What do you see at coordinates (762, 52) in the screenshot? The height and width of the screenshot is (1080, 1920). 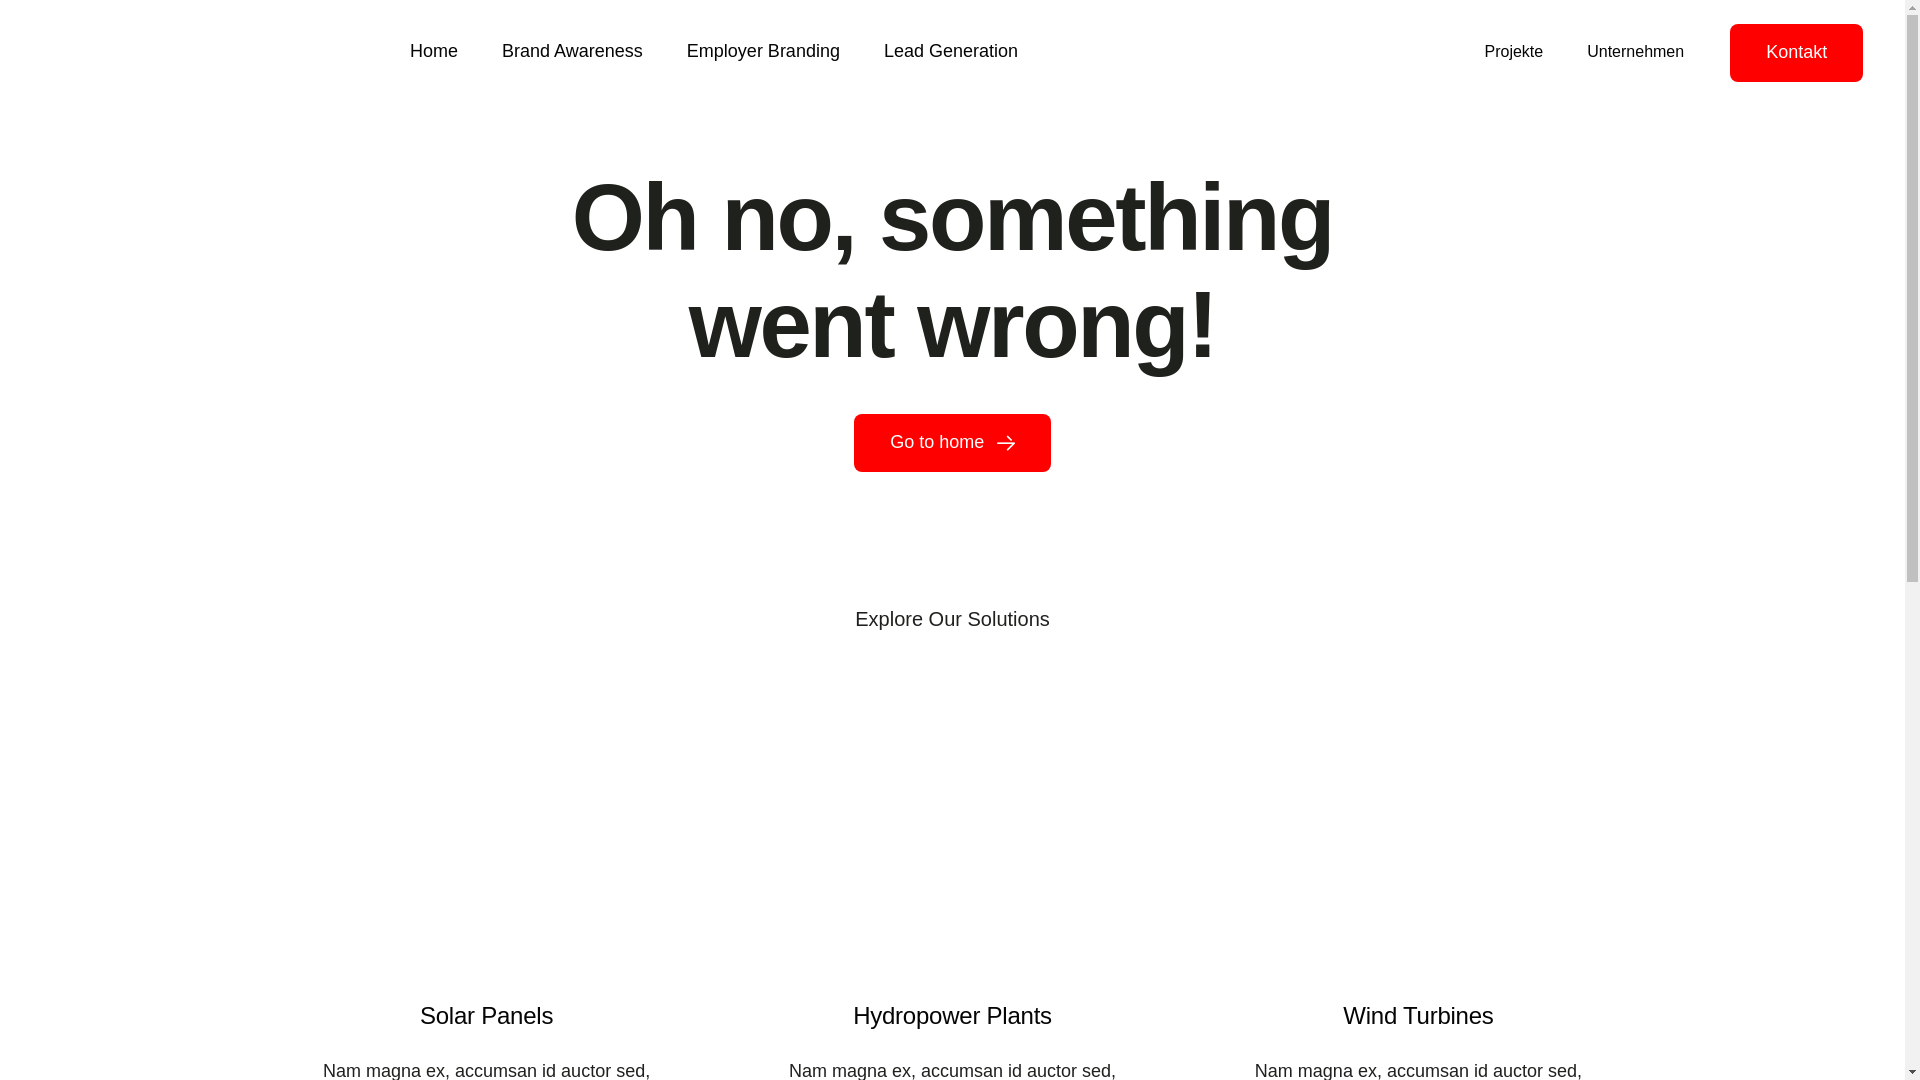 I see `'Employer Branding'` at bounding box center [762, 52].